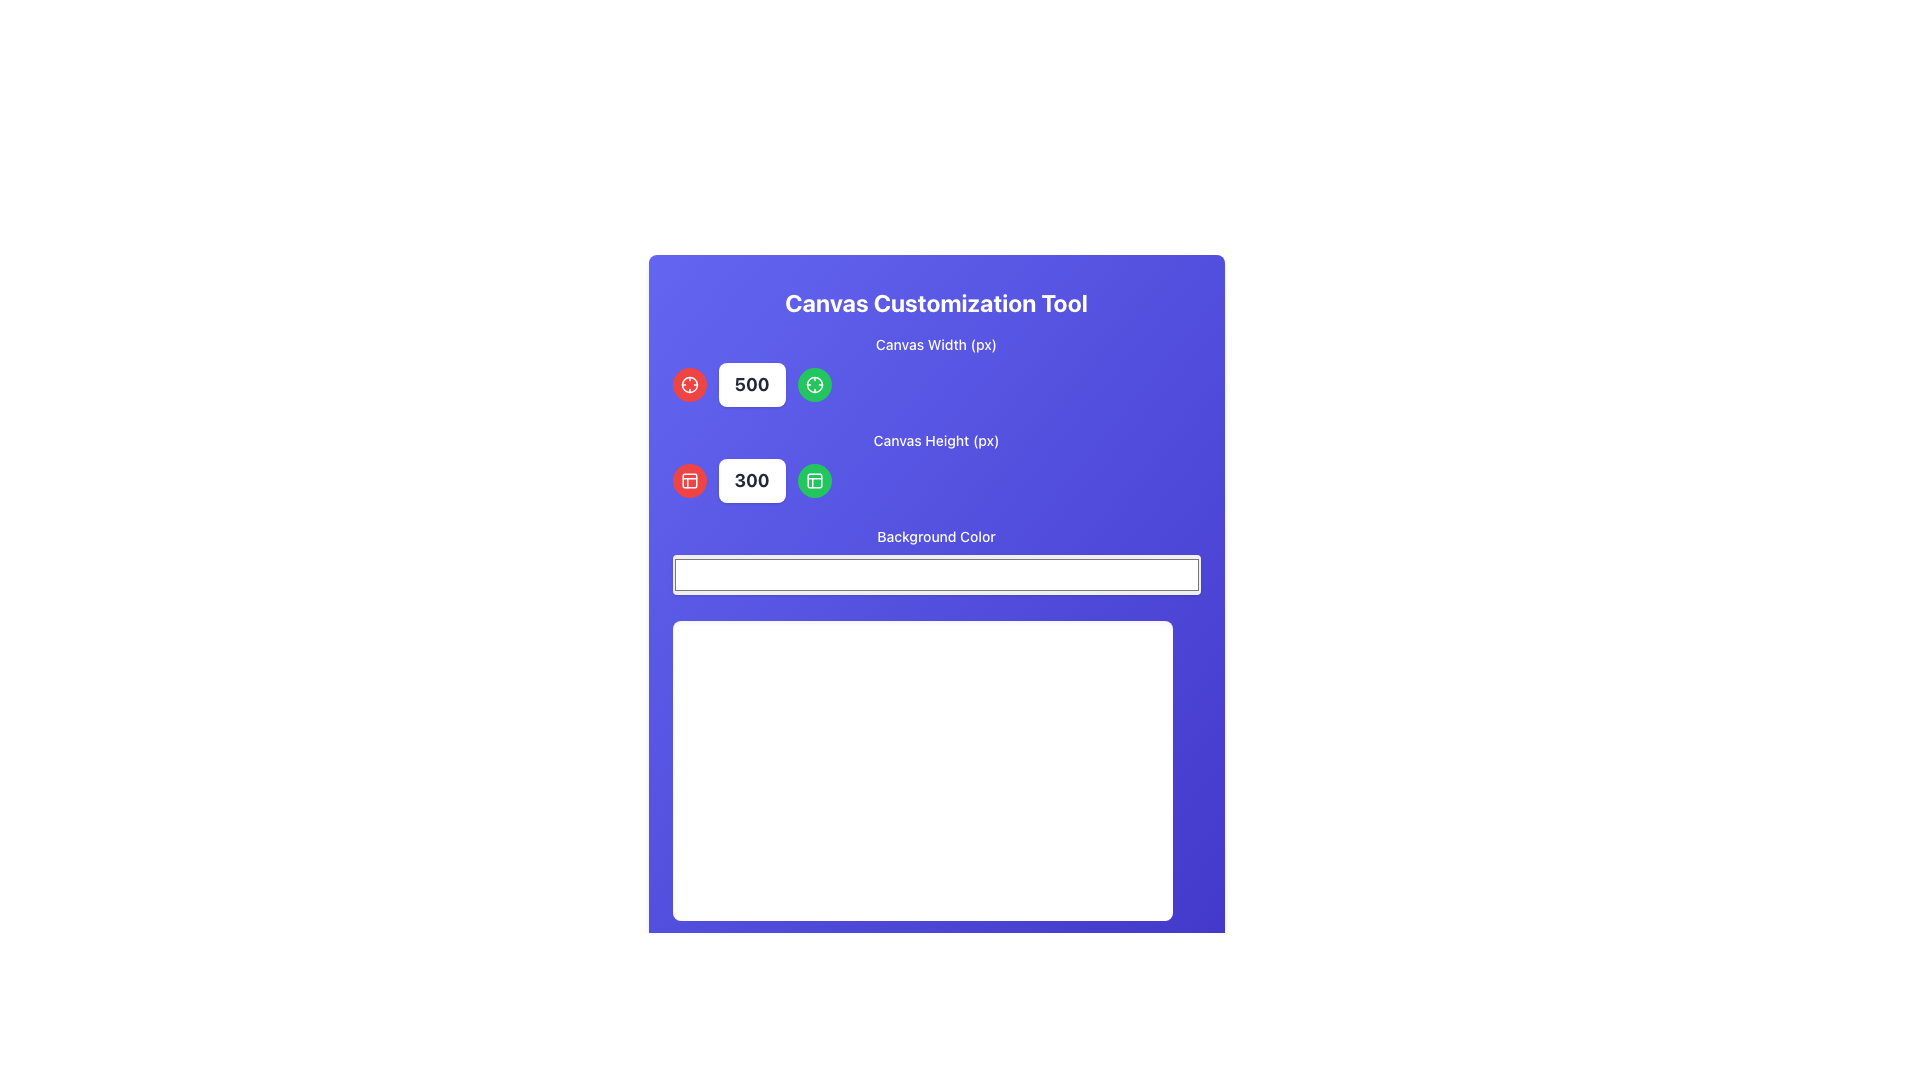 The width and height of the screenshot is (1920, 1080). I want to click on the text label reading 'Background Color' located above the color input field in the 'Background Color' section of the user interface, so click(935, 535).